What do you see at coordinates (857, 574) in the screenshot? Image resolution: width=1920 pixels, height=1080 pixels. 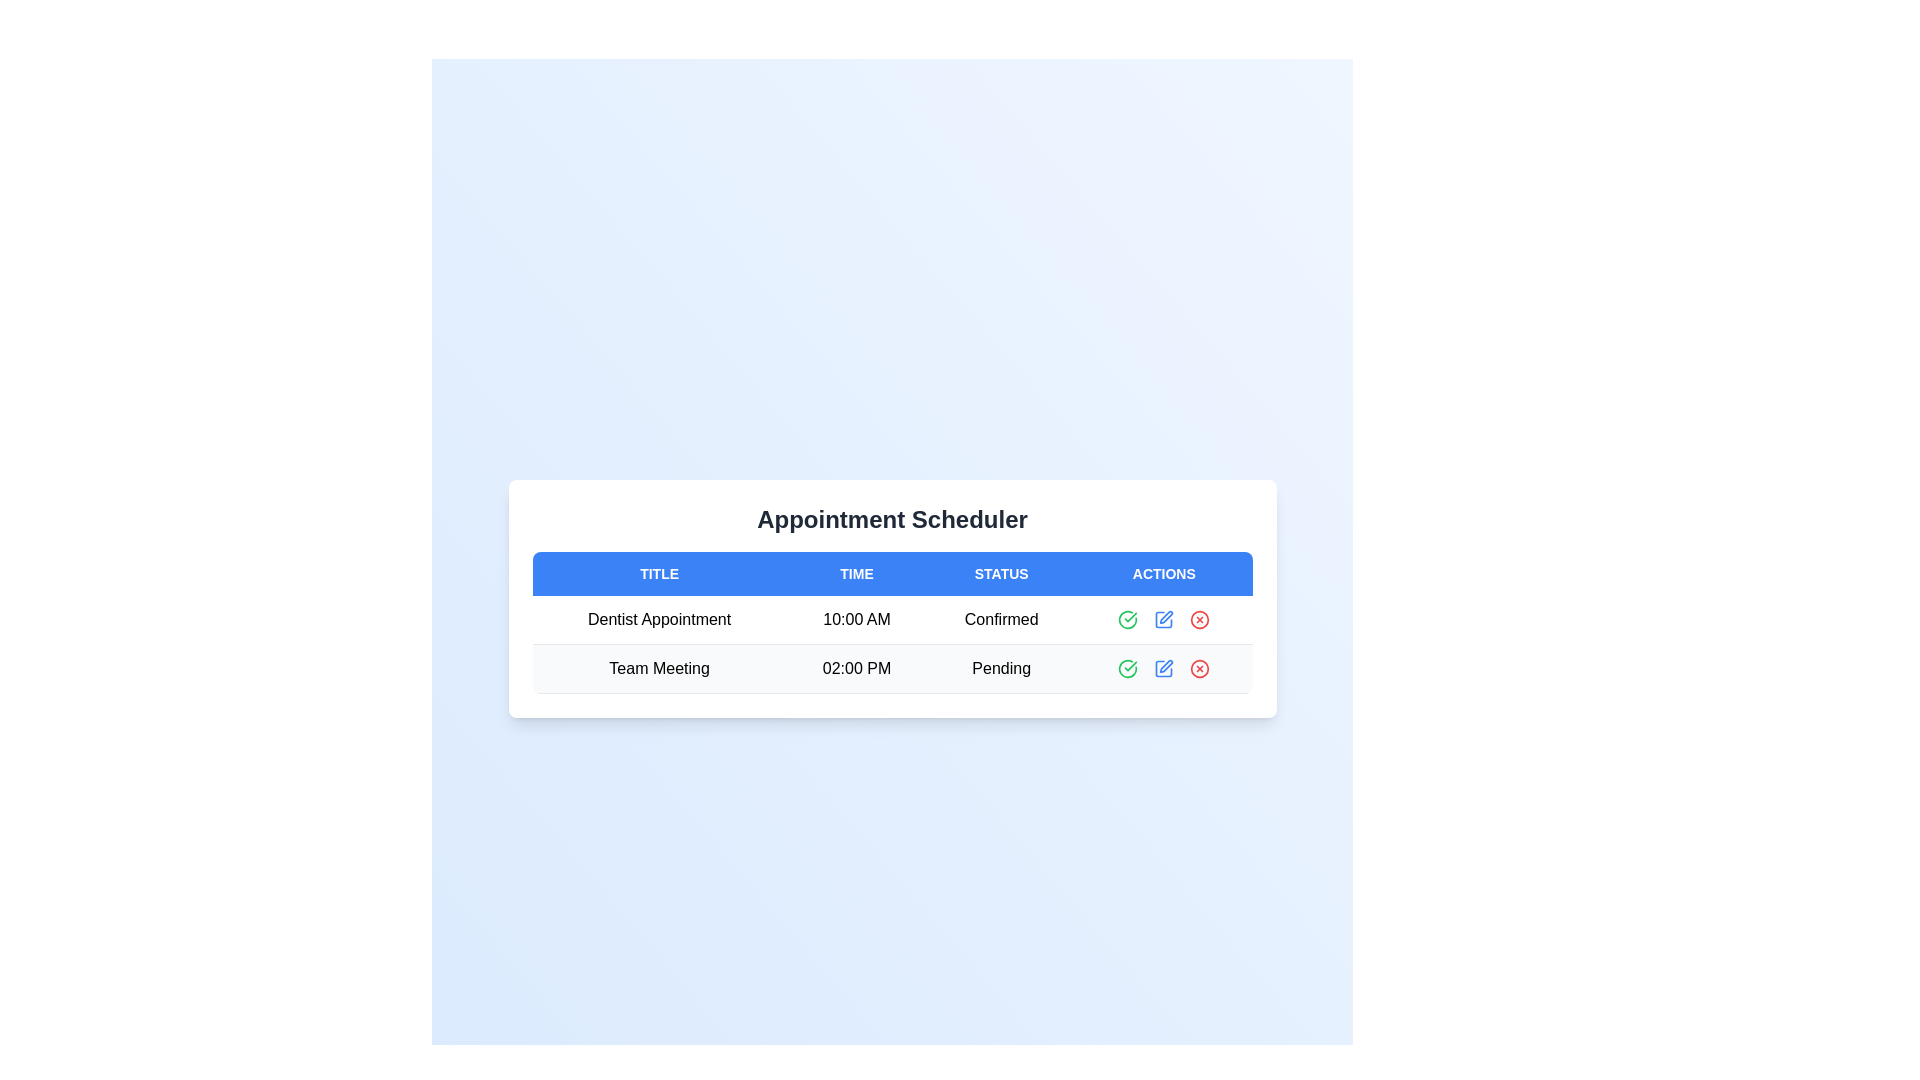 I see `the 'Time' column header, which is the second column in a four-column layout, located between the 'TITLE' and 'STATUS' columns` at bounding box center [857, 574].